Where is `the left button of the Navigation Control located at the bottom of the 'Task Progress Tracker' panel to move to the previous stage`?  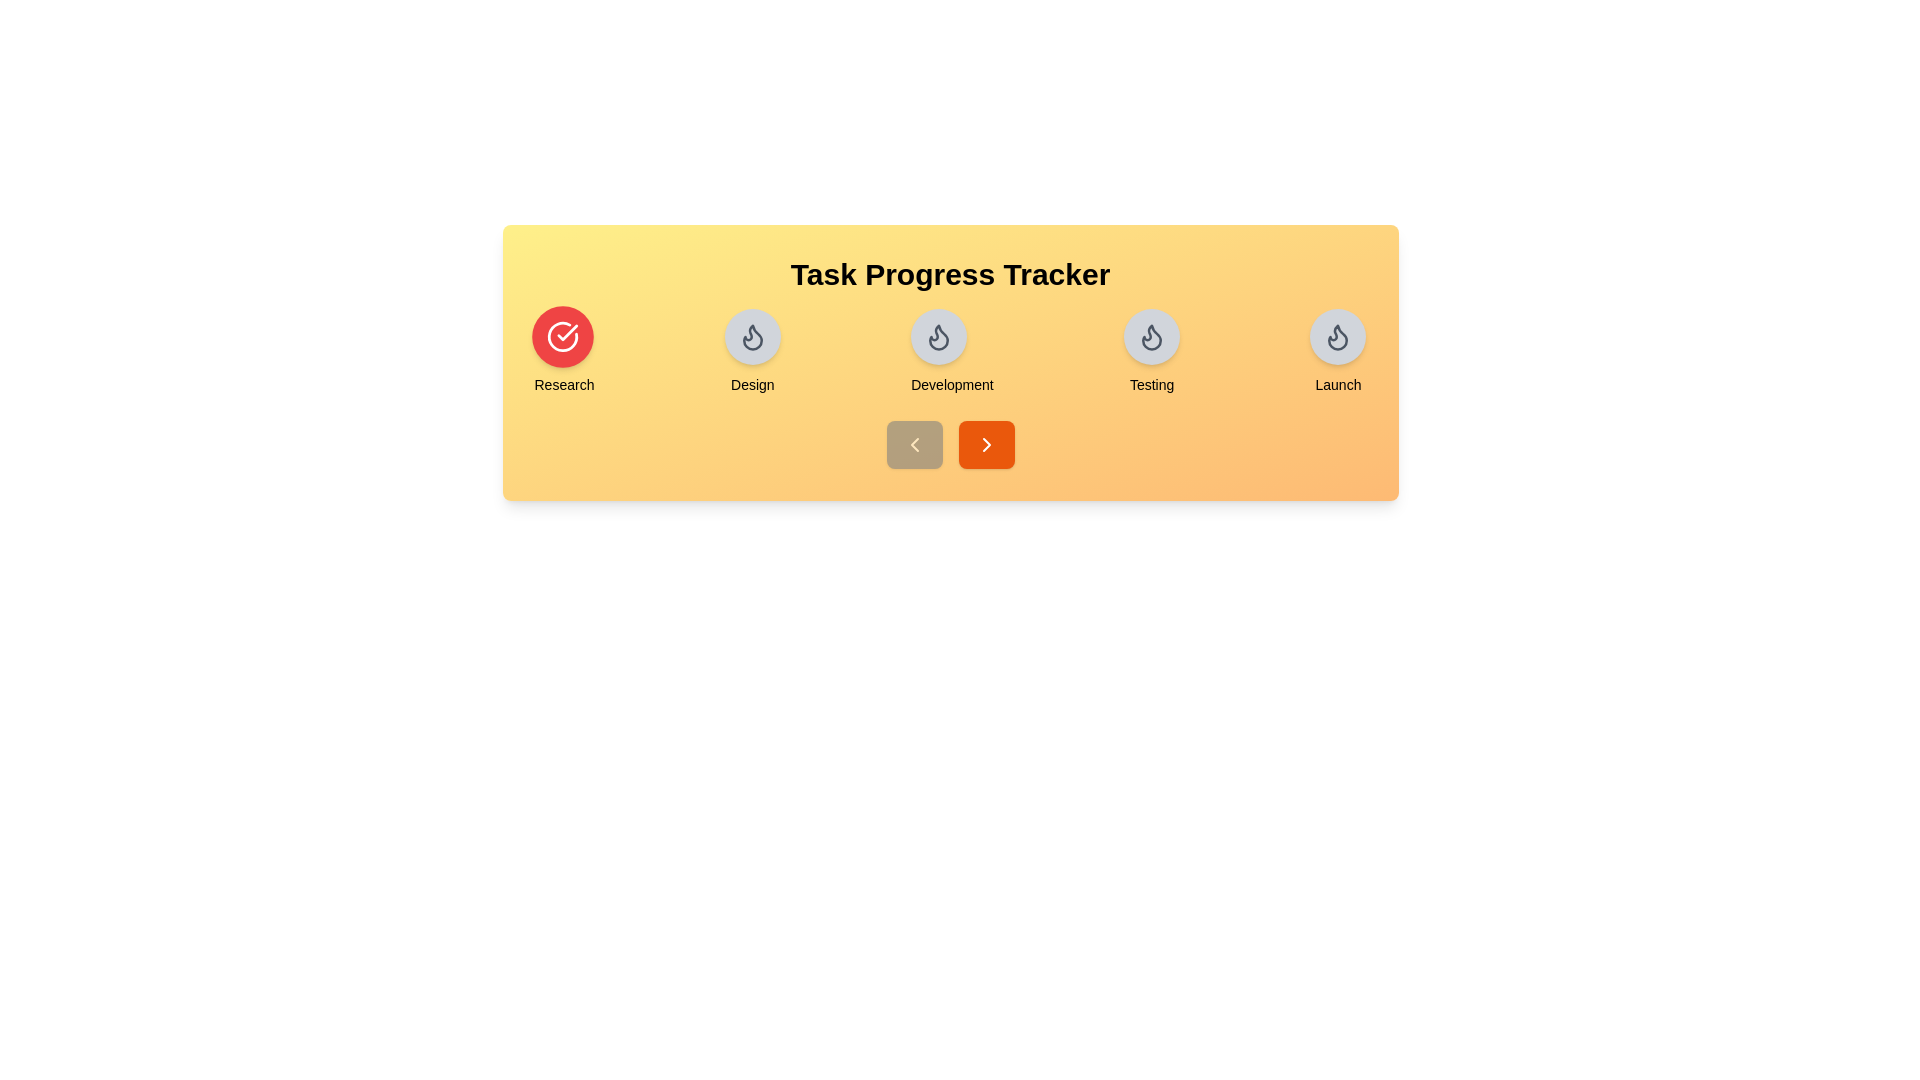
the left button of the Navigation Control located at the bottom of the 'Task Progress Tracker' panel to move to the previous stage is located at coordinates (949, 443).